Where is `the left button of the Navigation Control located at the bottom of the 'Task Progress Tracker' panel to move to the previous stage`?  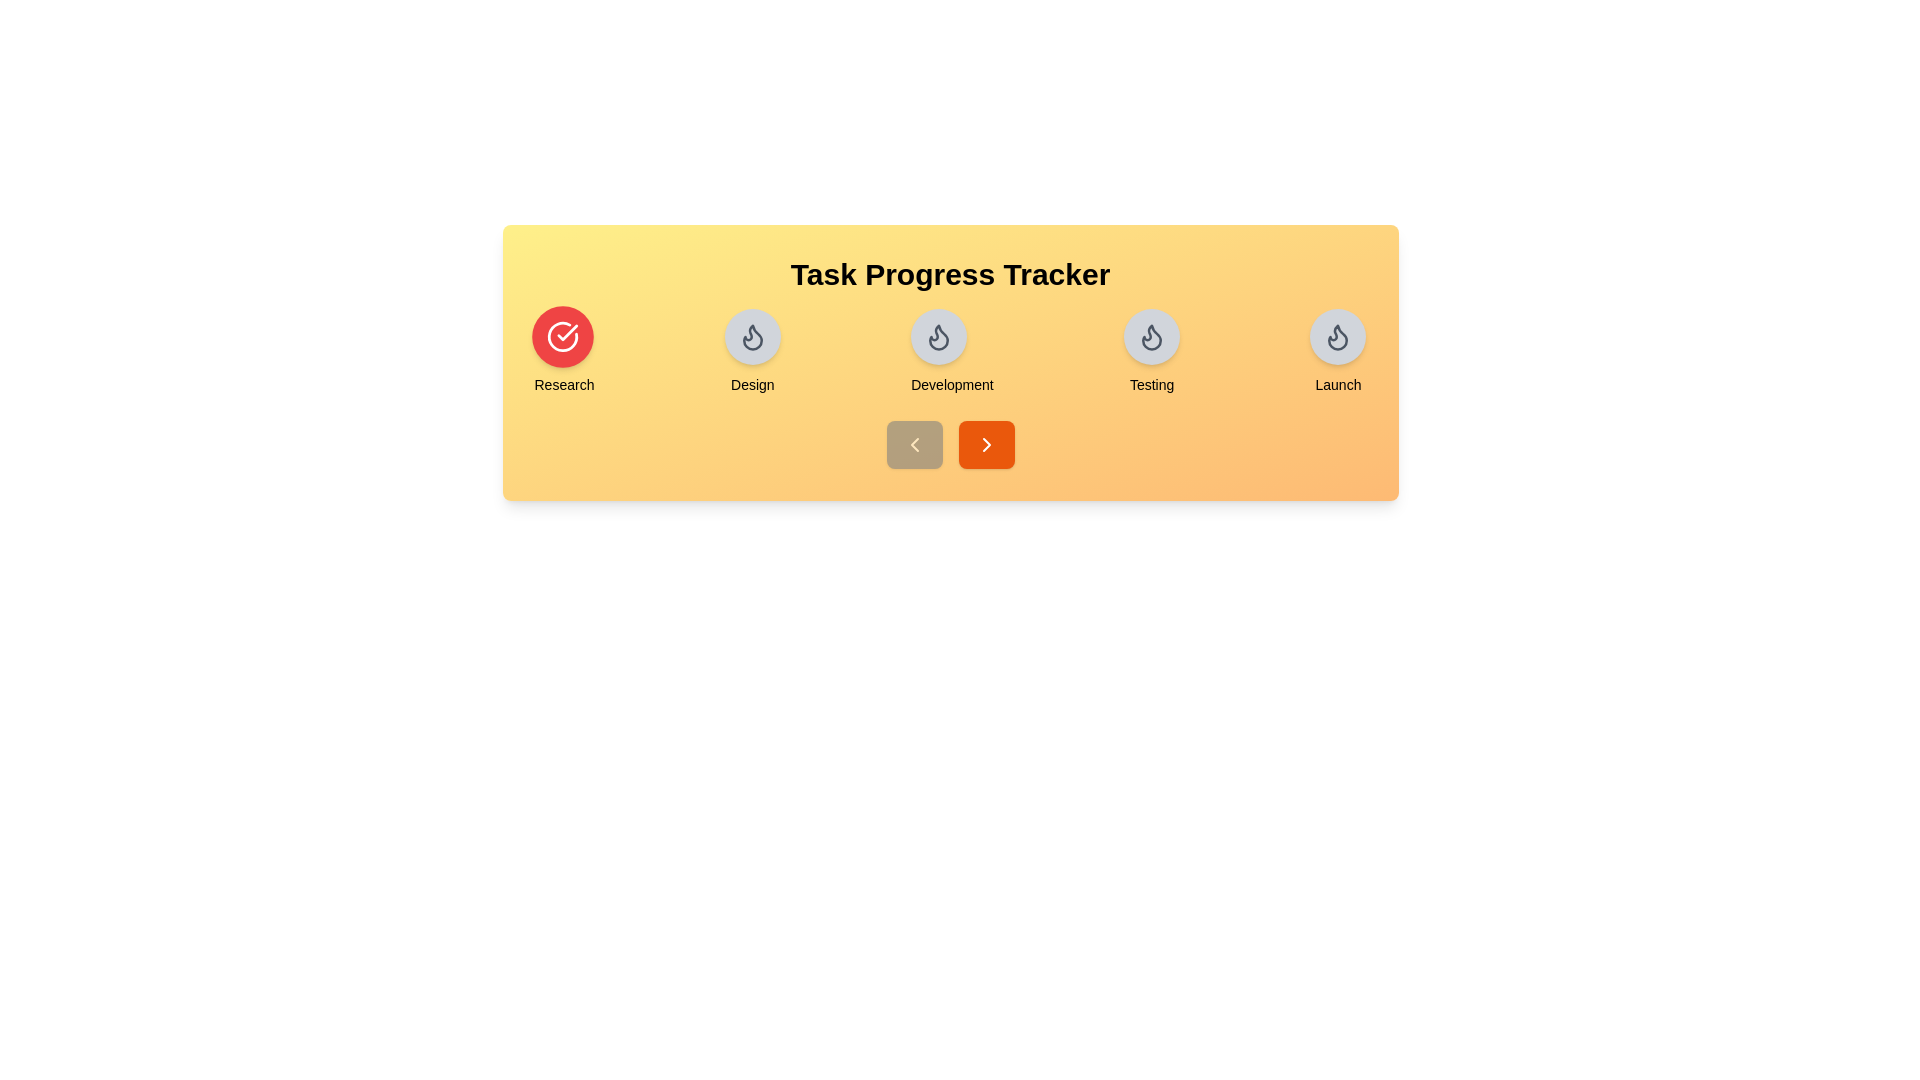
the left button of the Navigation Control located at the bottom of the 'Task Progress Tracker' panel to move to the previous stage is located at coordinates (949, 443).